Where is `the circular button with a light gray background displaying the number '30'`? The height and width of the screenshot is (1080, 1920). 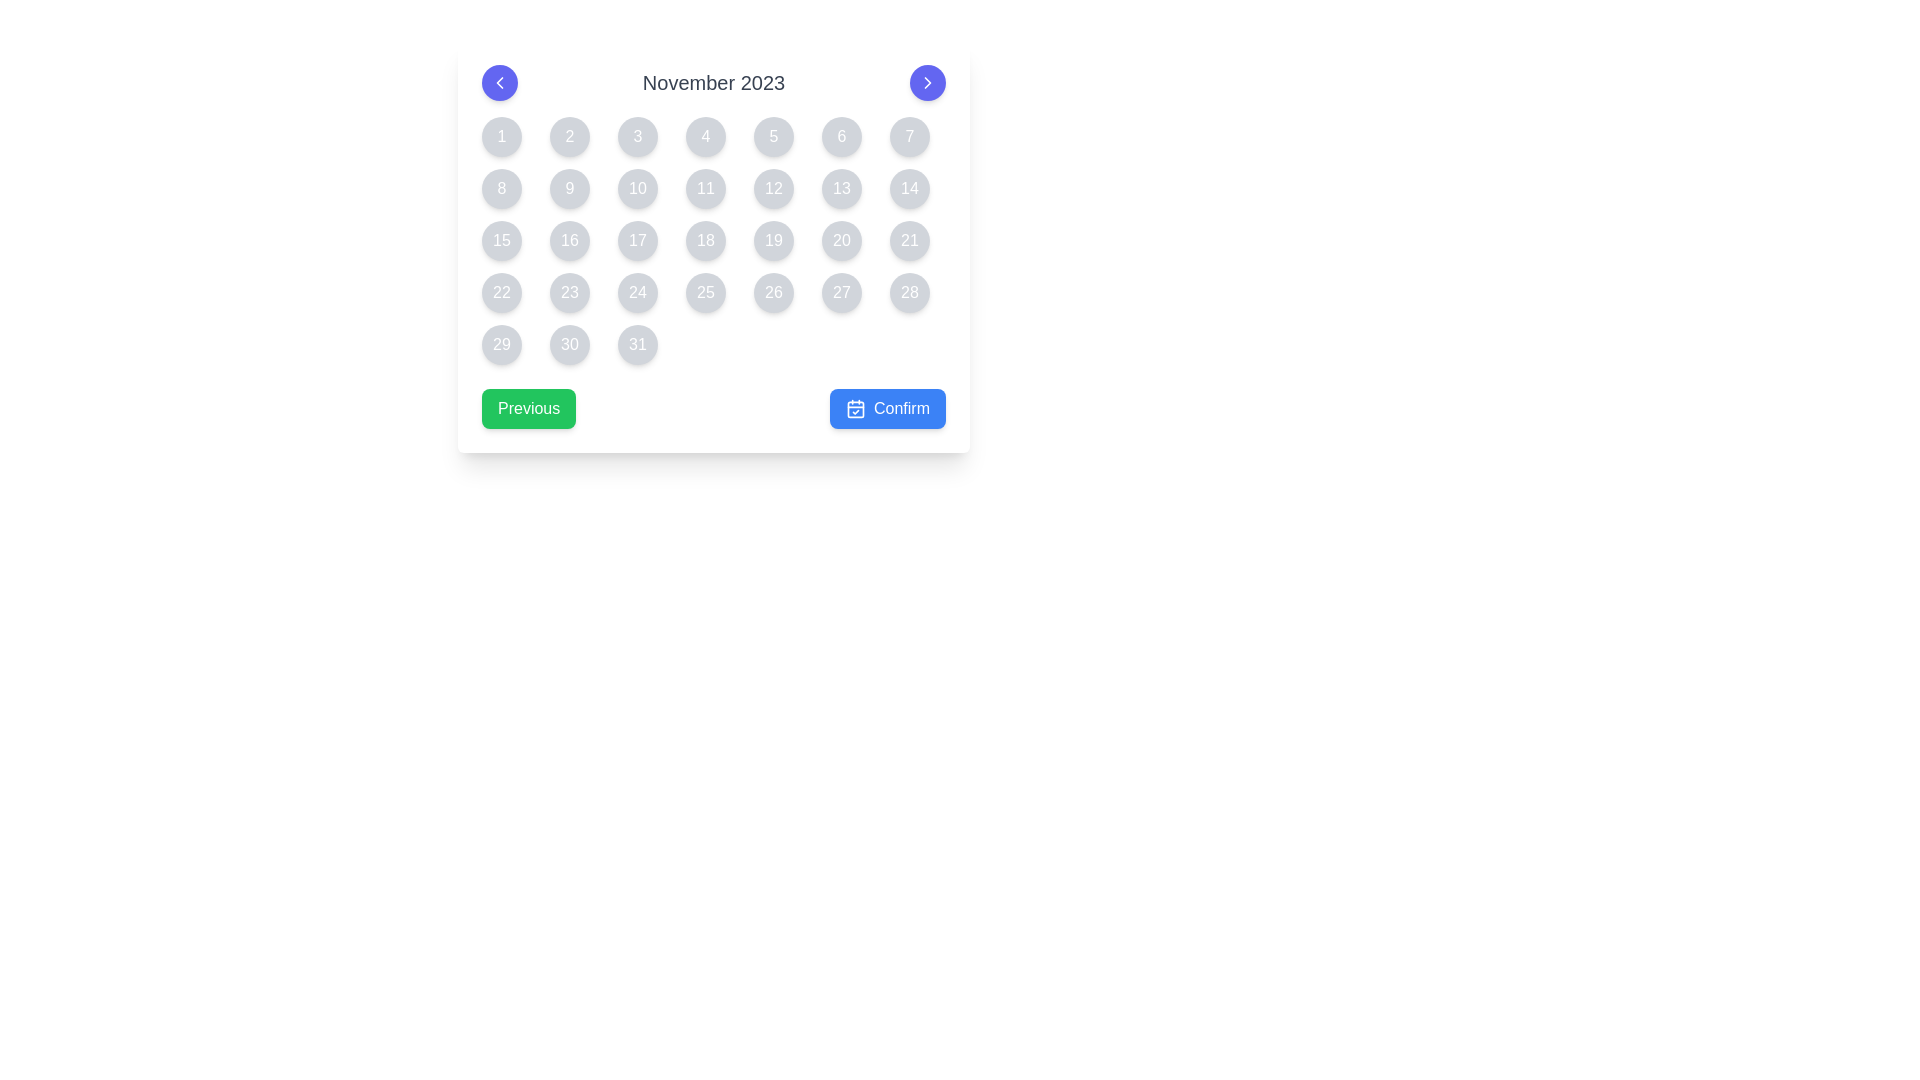 the circular button with a light gray background displaying the number '30' is located at coordinates (569, 343).